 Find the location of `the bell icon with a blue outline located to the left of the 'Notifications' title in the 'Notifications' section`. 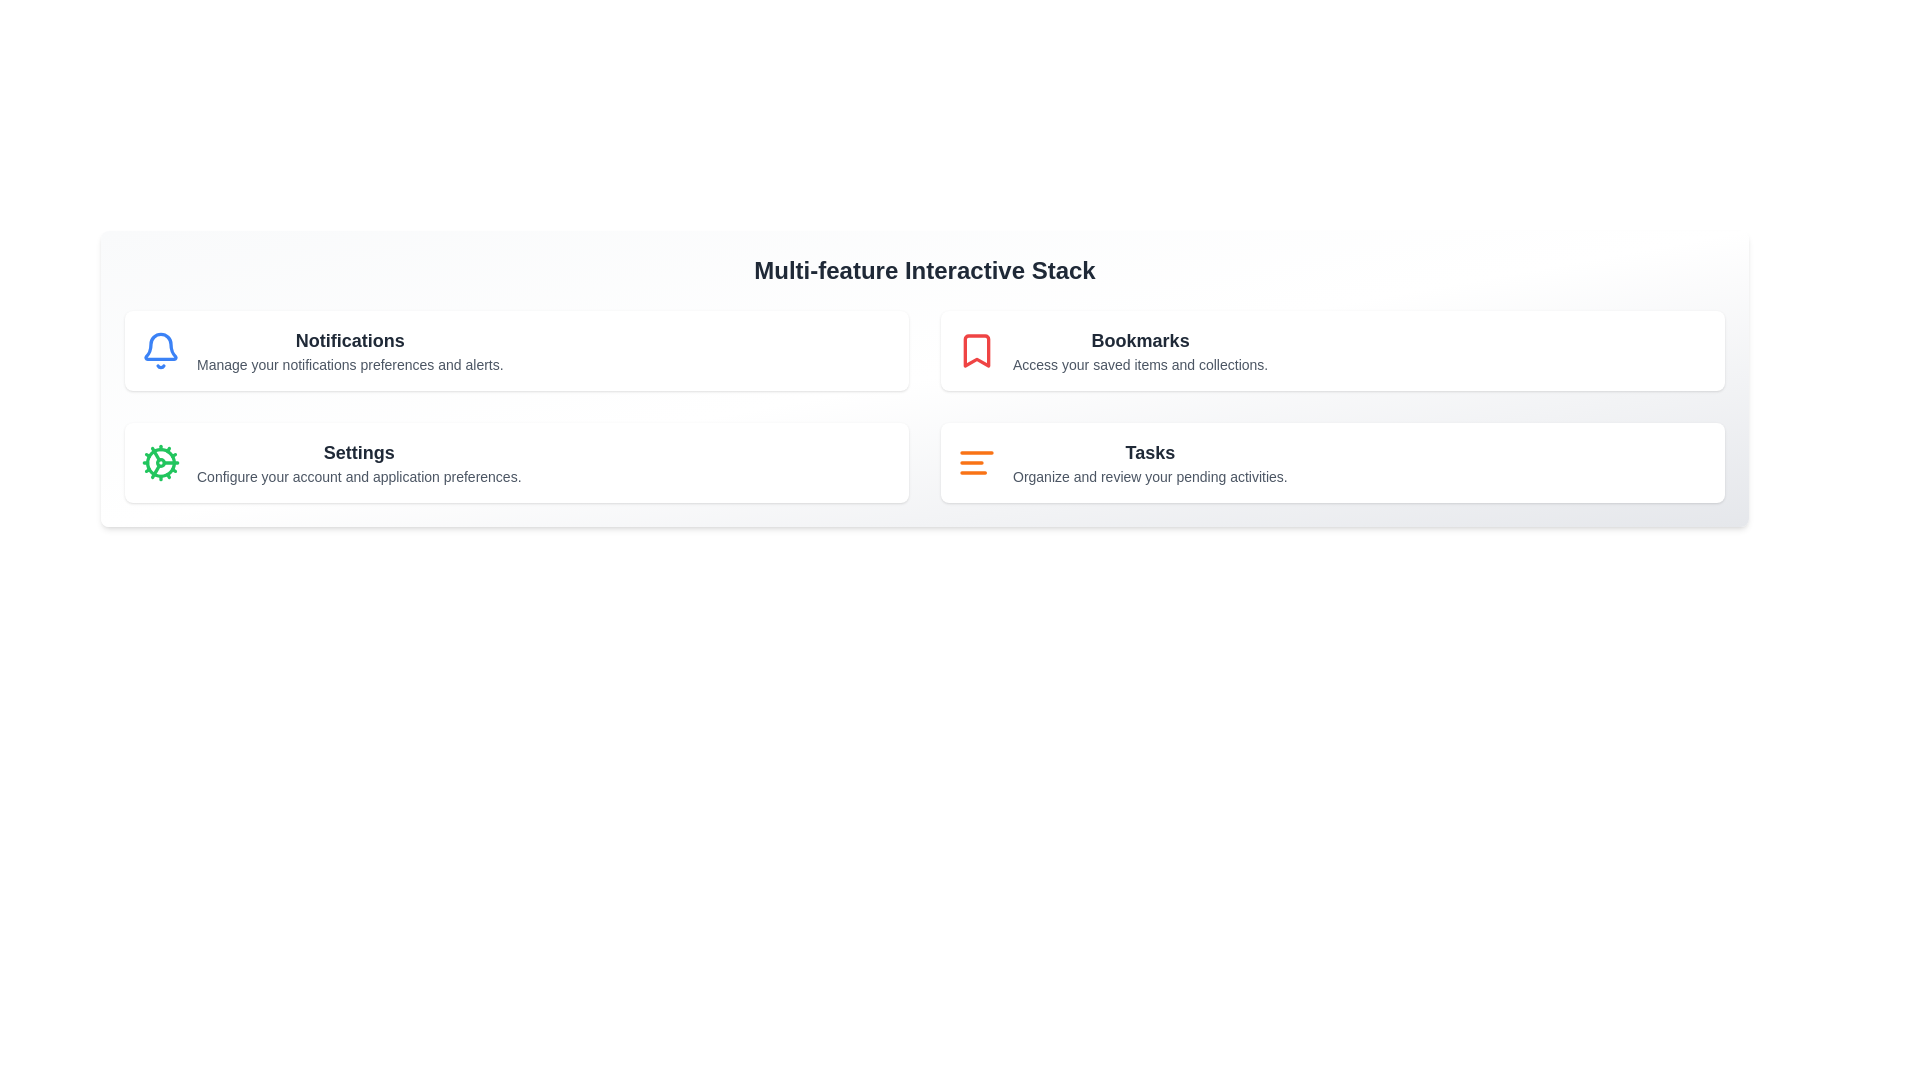

the bell icon with a blue outline located to the left of the 'Notifications' title in the 'Notifications' section is located at coordinates (161, 350).